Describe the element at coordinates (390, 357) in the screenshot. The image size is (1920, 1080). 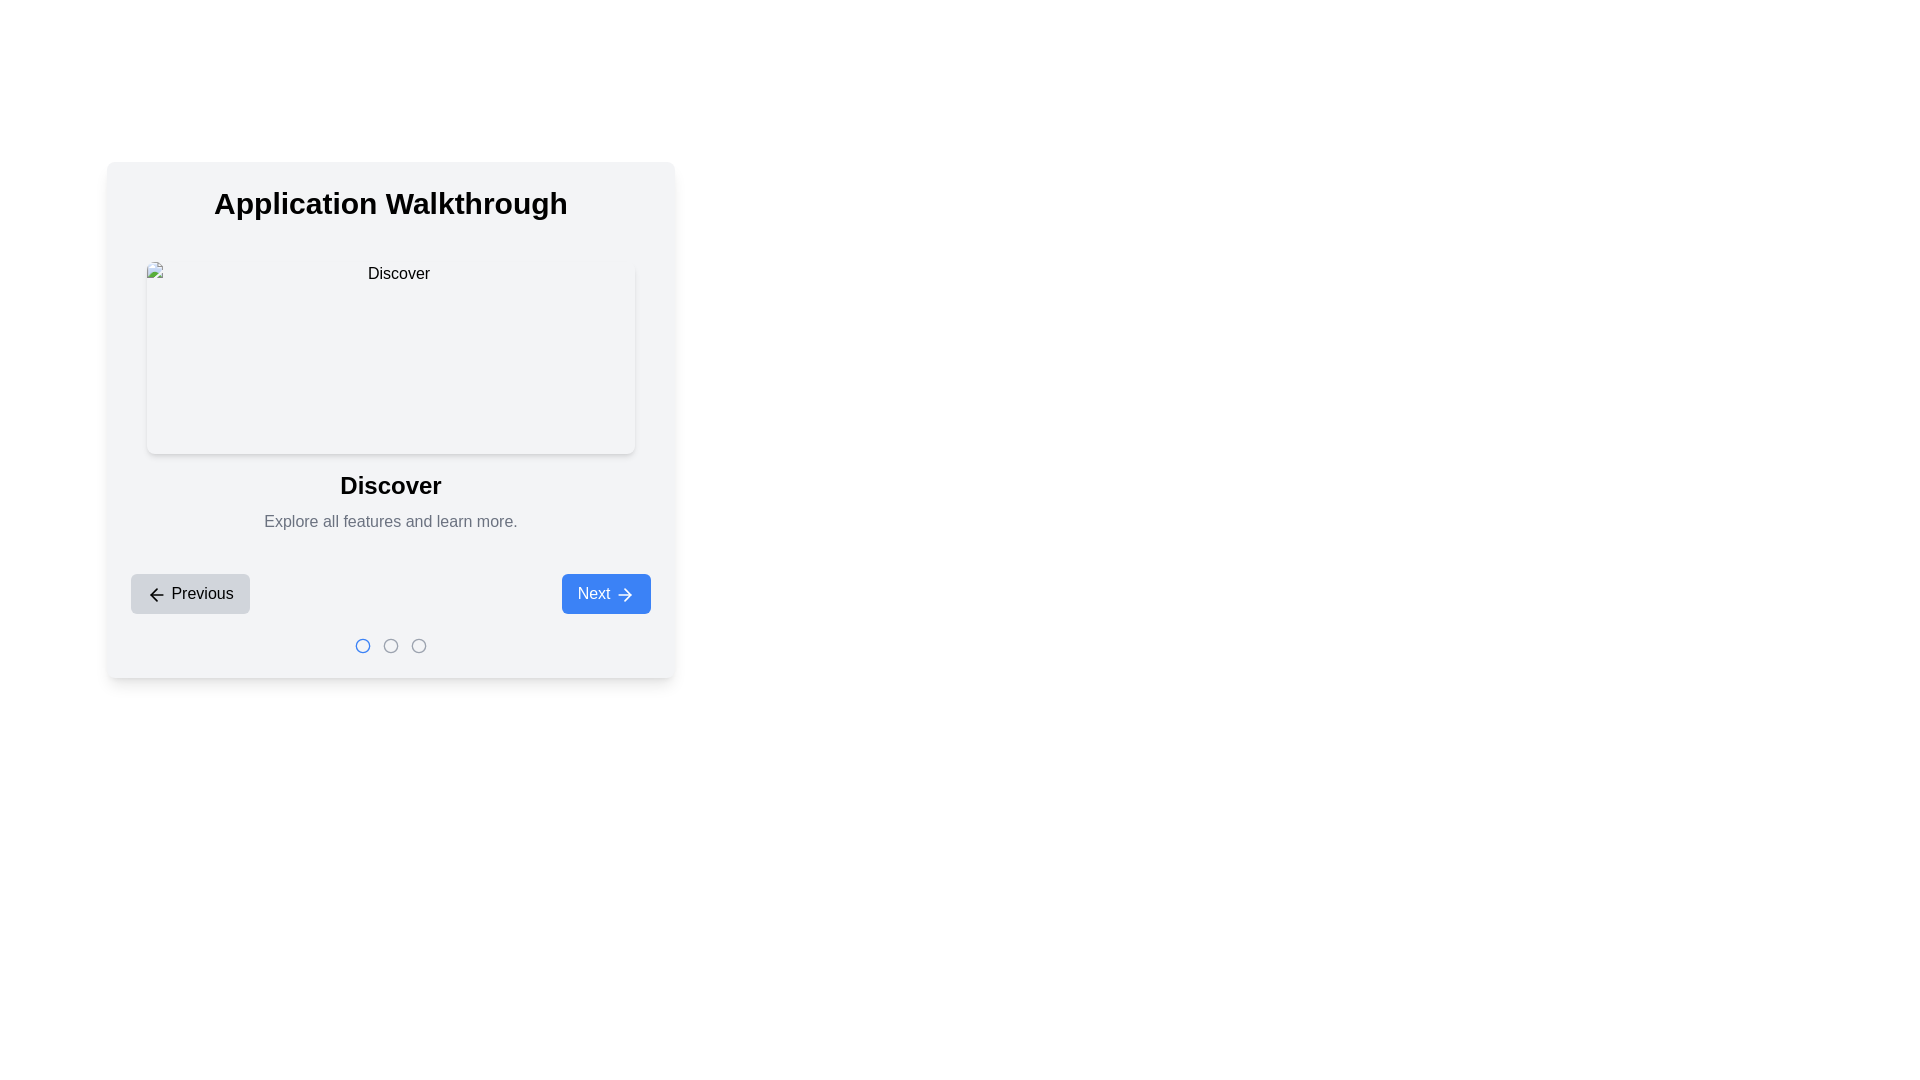
I see `the Placeholder Image located at the top of the 'Discover' section, which serves as a thumbnail for visual content` at that location.